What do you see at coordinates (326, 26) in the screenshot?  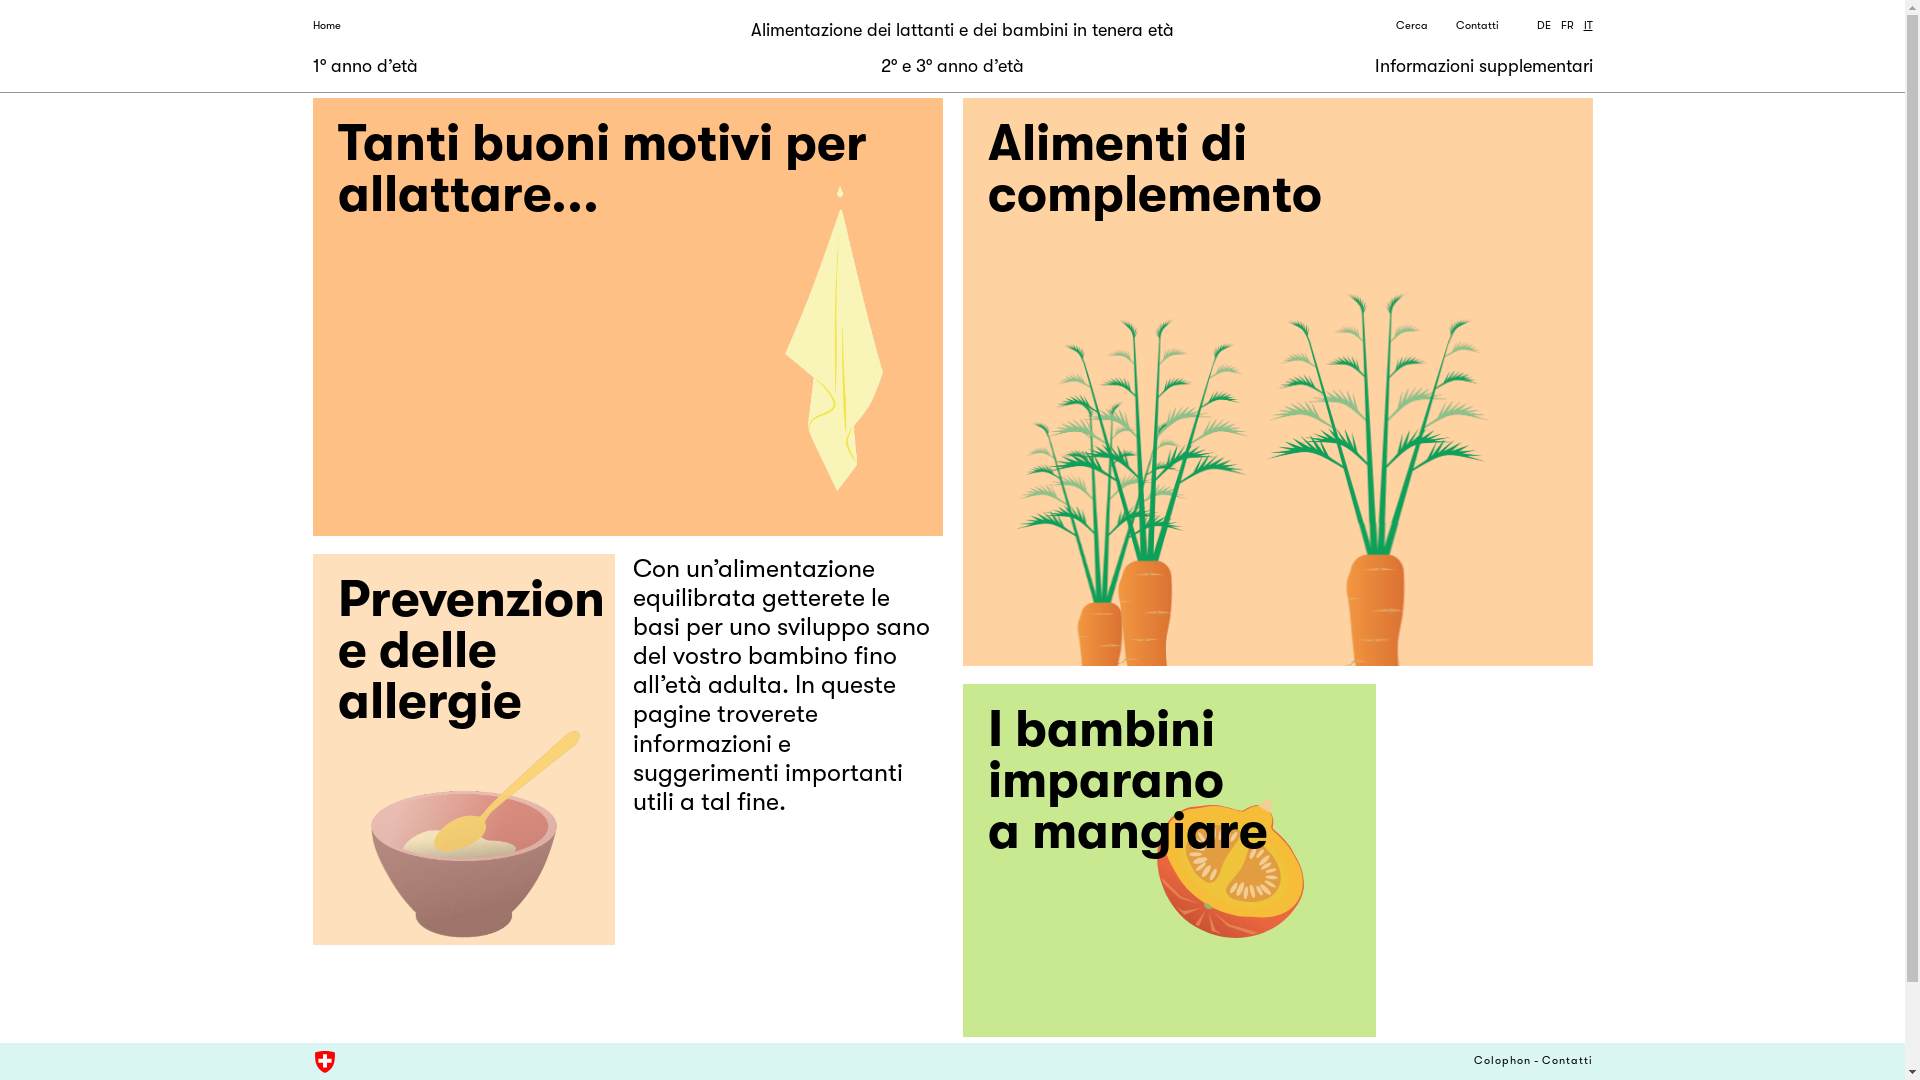 I see `'Home'` at bounding box center [326, 26].